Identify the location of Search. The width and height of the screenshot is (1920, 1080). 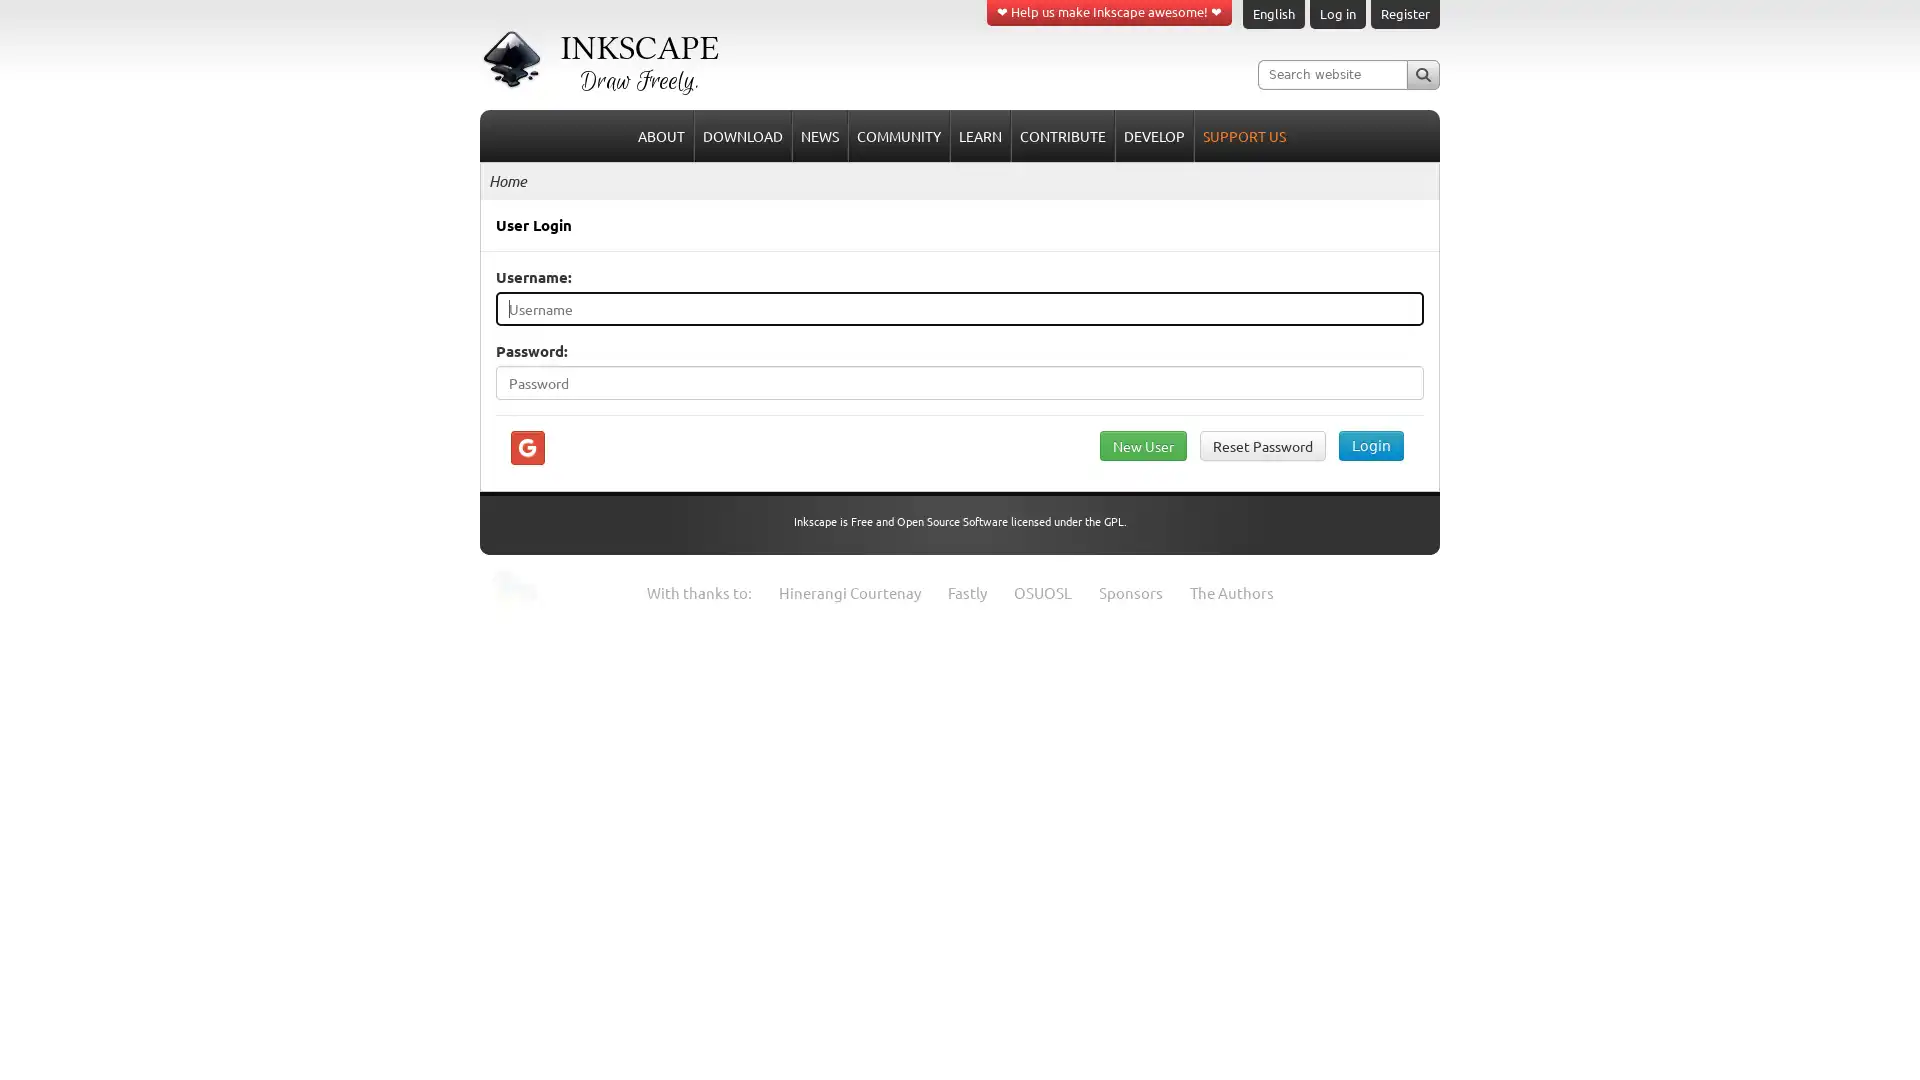
(1422, 73).